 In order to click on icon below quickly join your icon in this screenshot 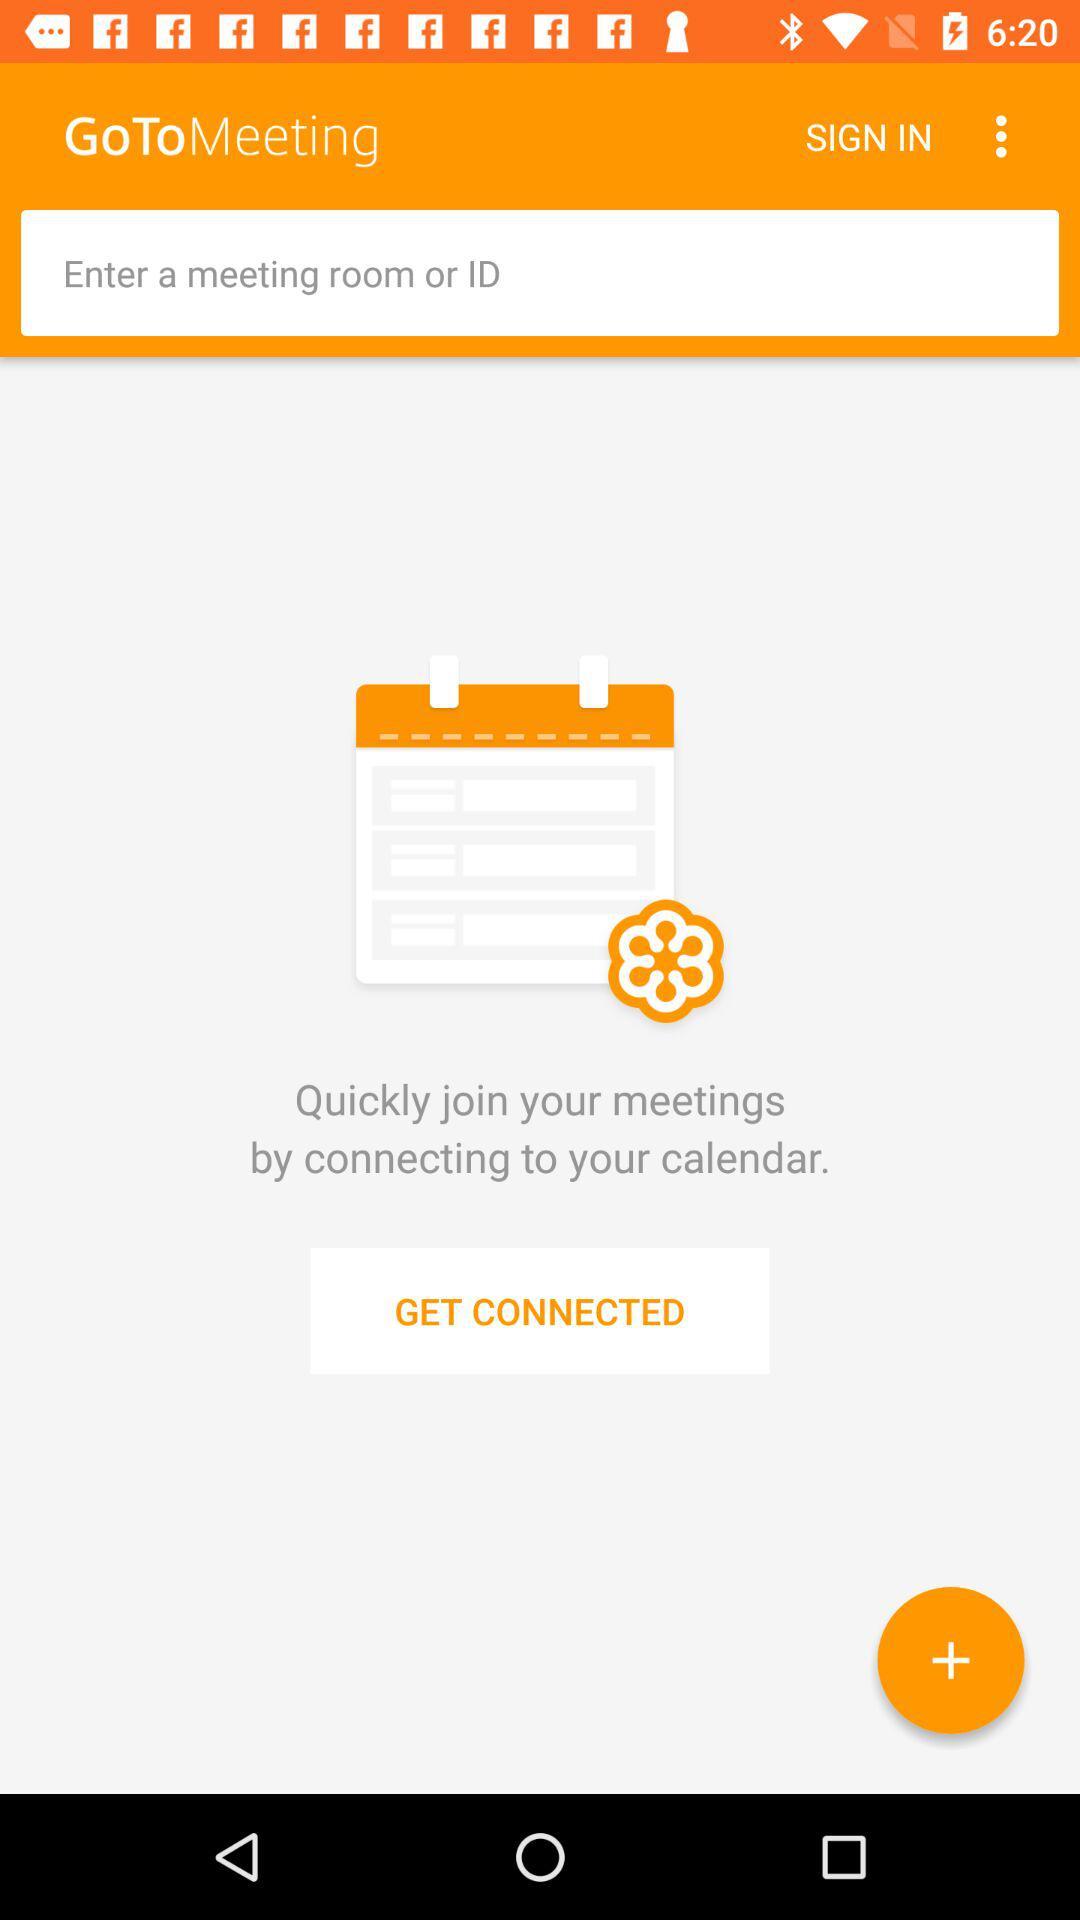, I will do `click(540, 1310)`.